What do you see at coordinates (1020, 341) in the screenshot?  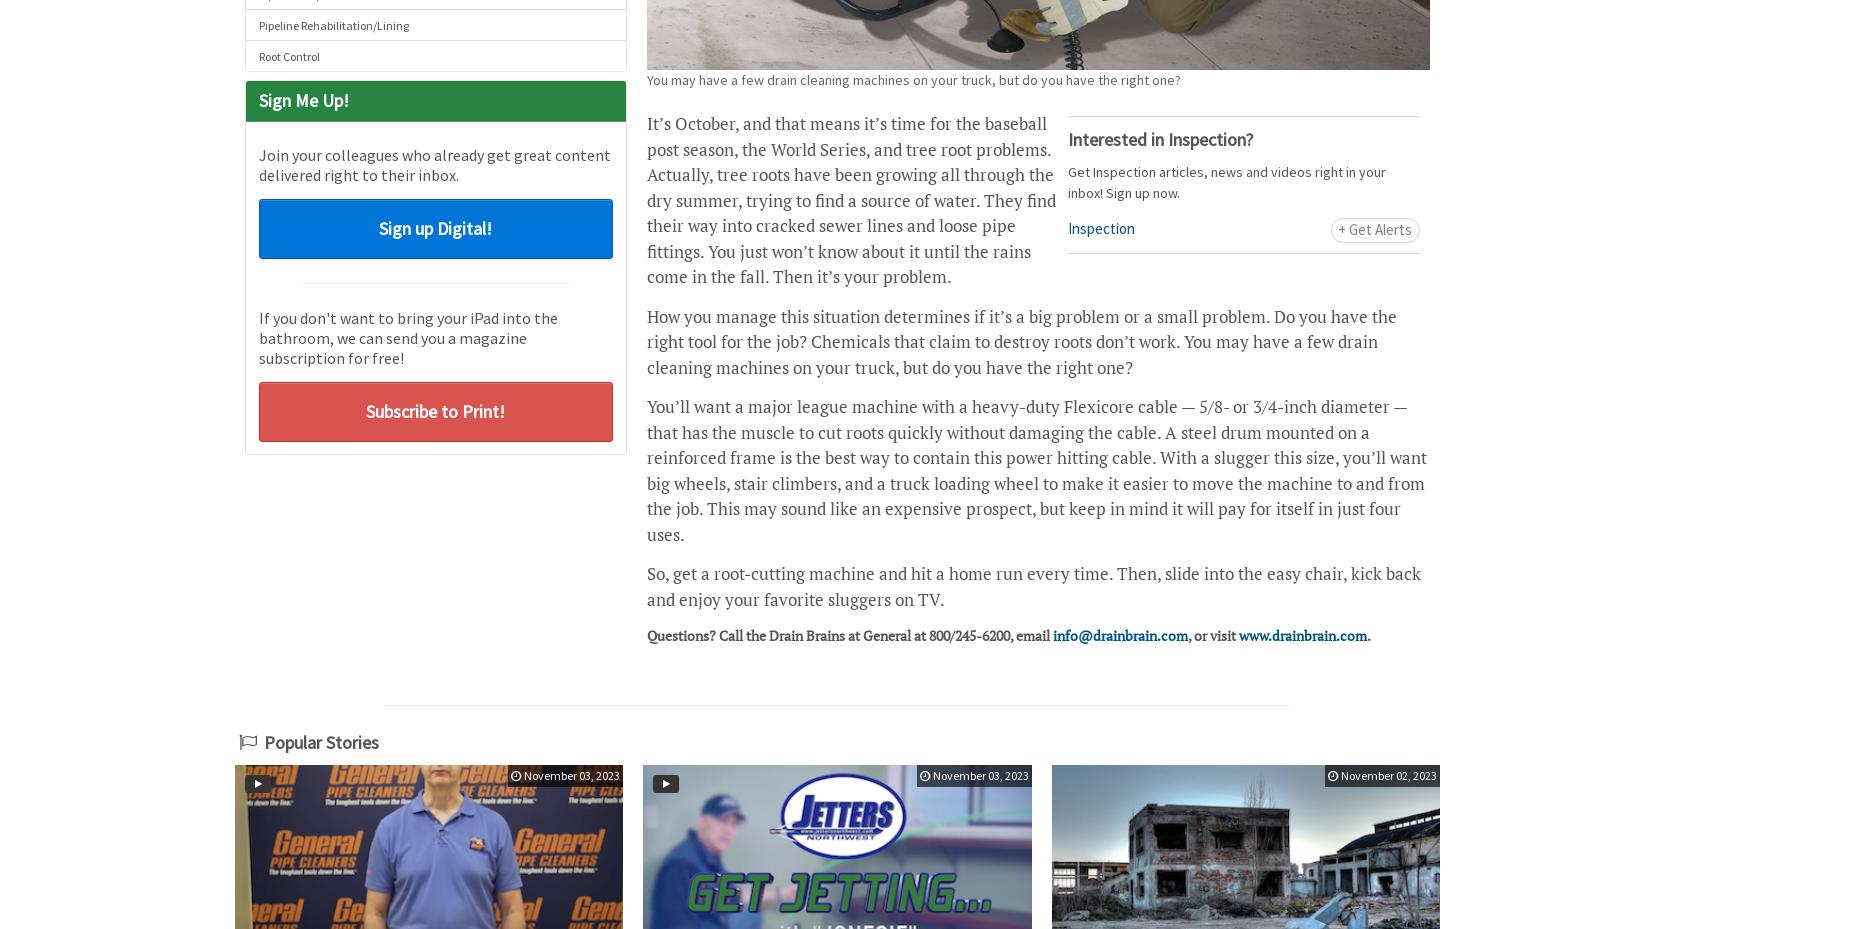 I see `'How you manage this situation determines if it’s a big problem or a small problem. Do you have the right tool for the job? Chemicals that claim to destroy roots don’t work. You may have a few drain cleaning machines on your truck, but do you have the right one?'` at bounding box center [1020, 341].